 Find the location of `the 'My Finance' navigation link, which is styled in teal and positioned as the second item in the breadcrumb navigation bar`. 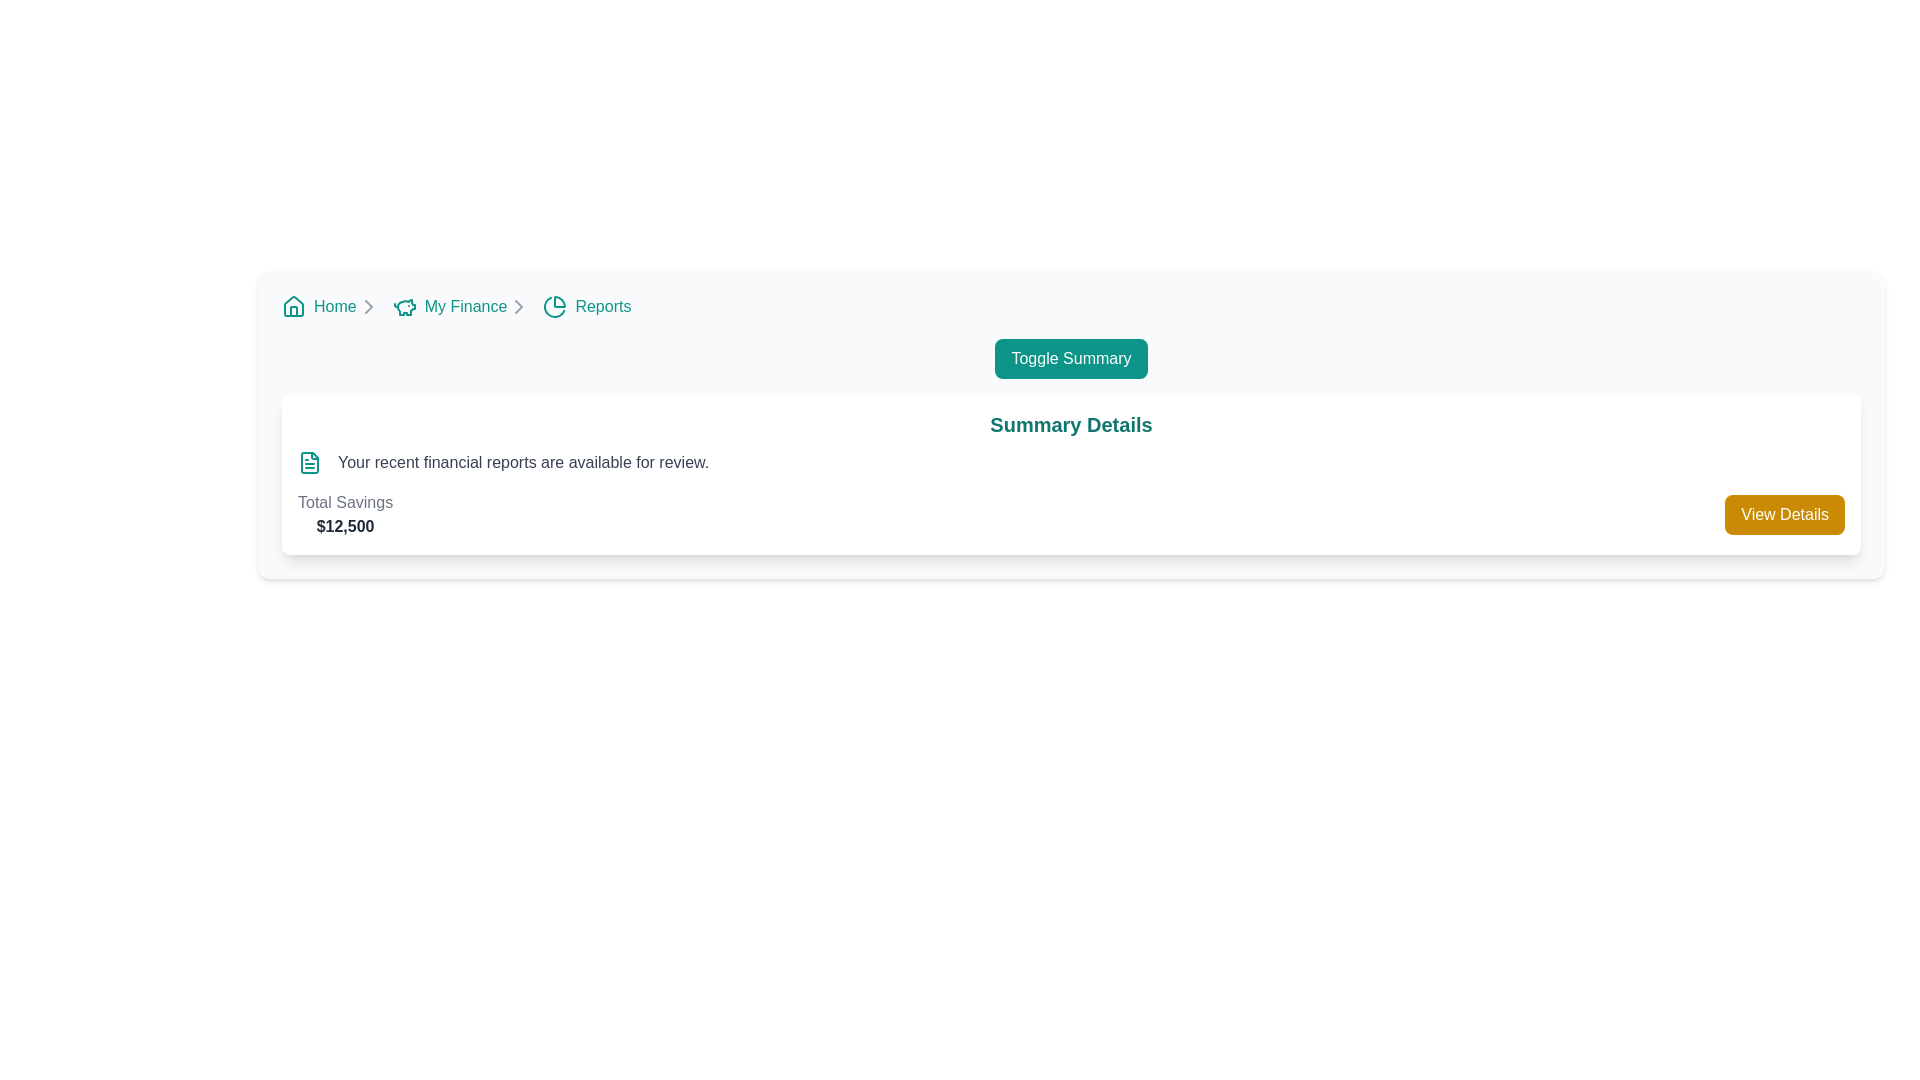

the 'My Finance' navigation link, which is styled in teal and positioned as the second item in the breadcrumb navigation bar is located at coordinates (464, 307).